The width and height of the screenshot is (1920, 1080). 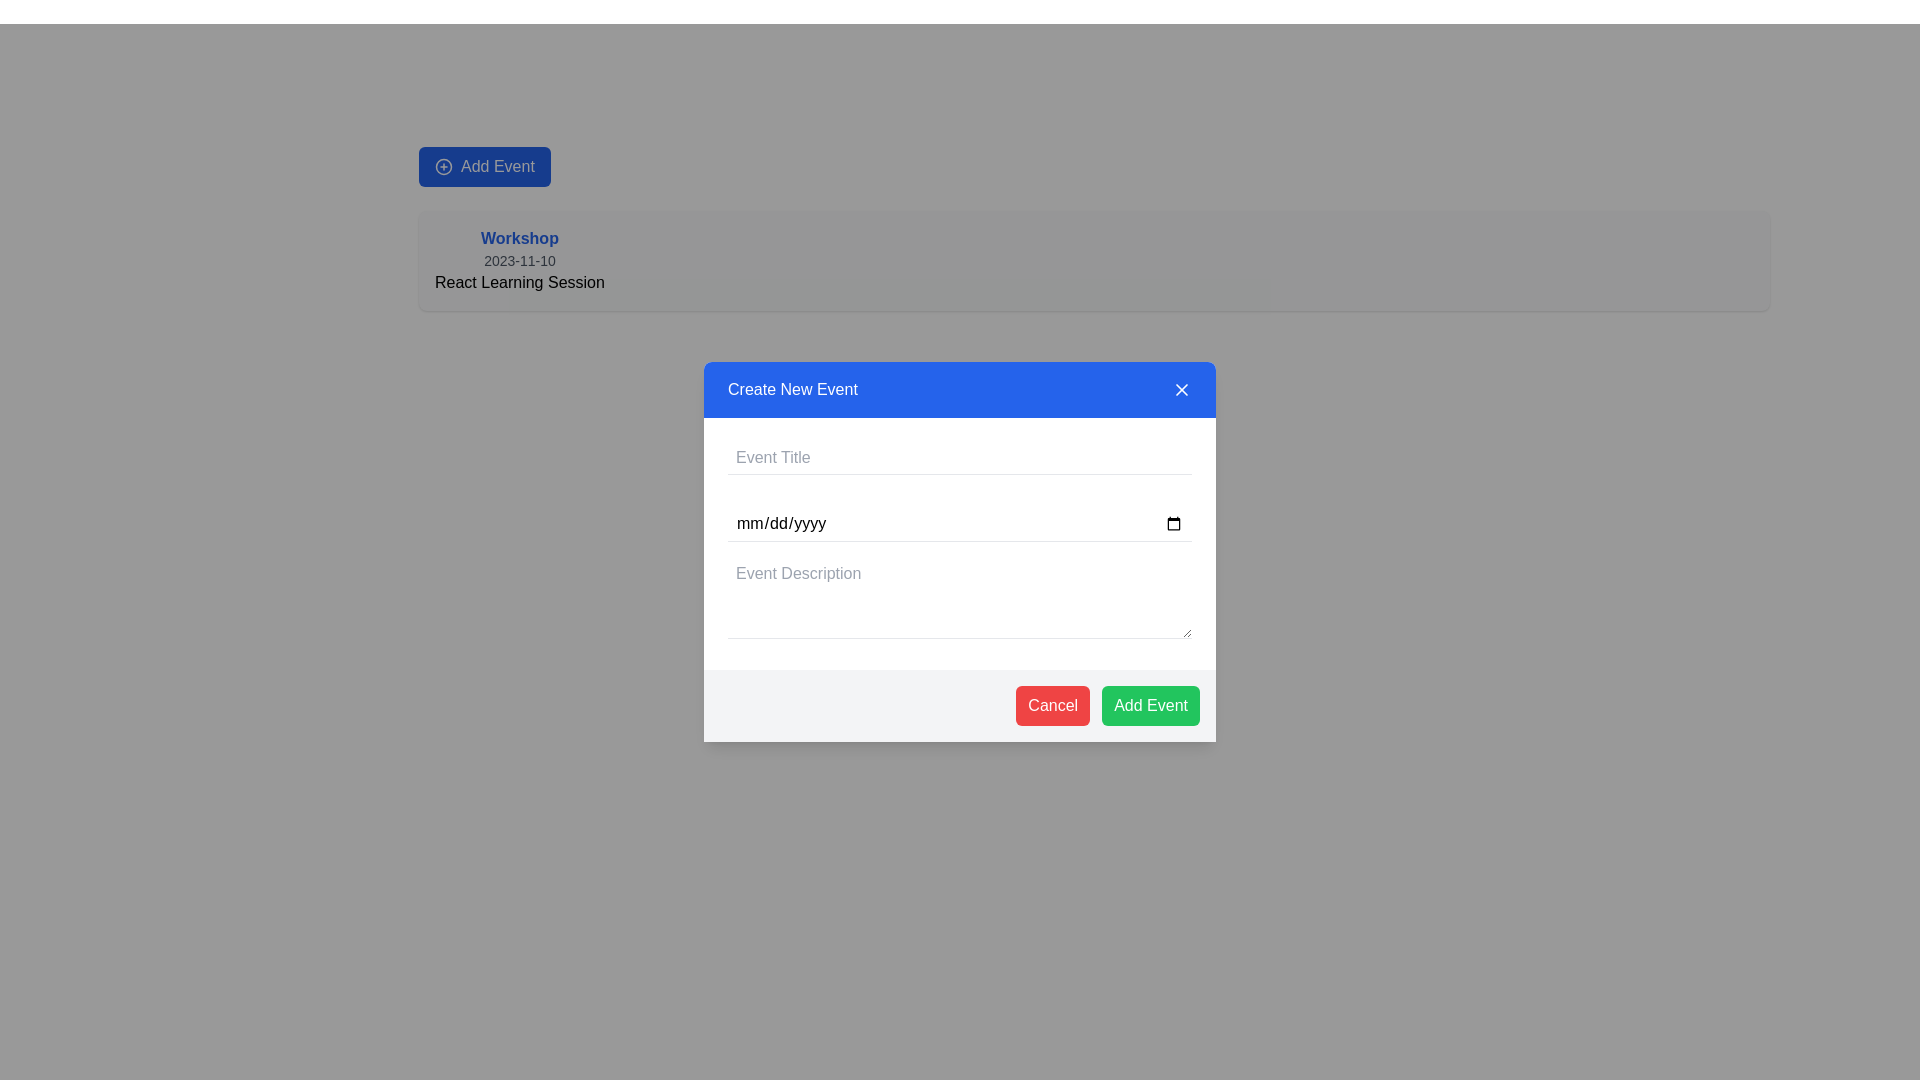 What do you see at coordinates (1181, 389) in the screenshot?
I see `the close button (cross symbol) located at the top-right corner of the 'Create New Event' pop-up window` at bounding box center [1181, 389].